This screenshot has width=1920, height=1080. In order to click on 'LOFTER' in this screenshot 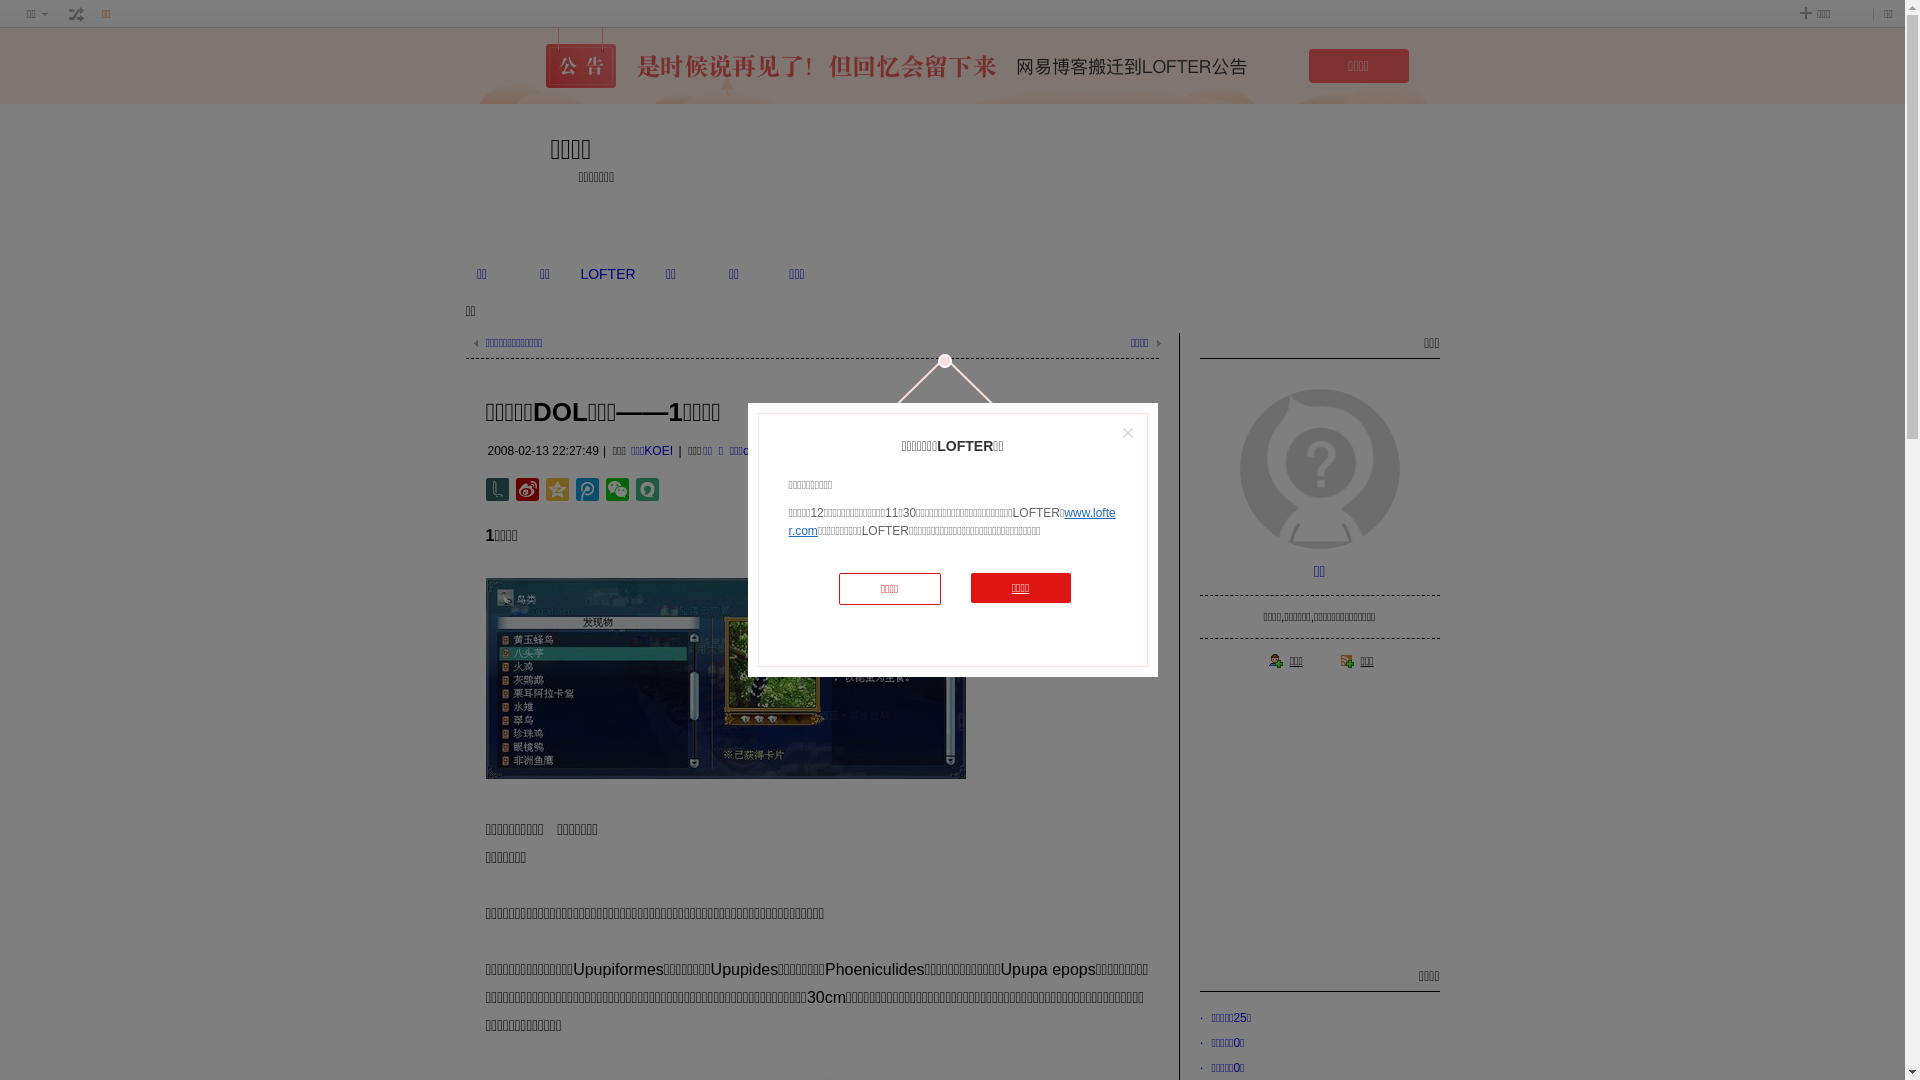, I will do `click(606, 273)`.